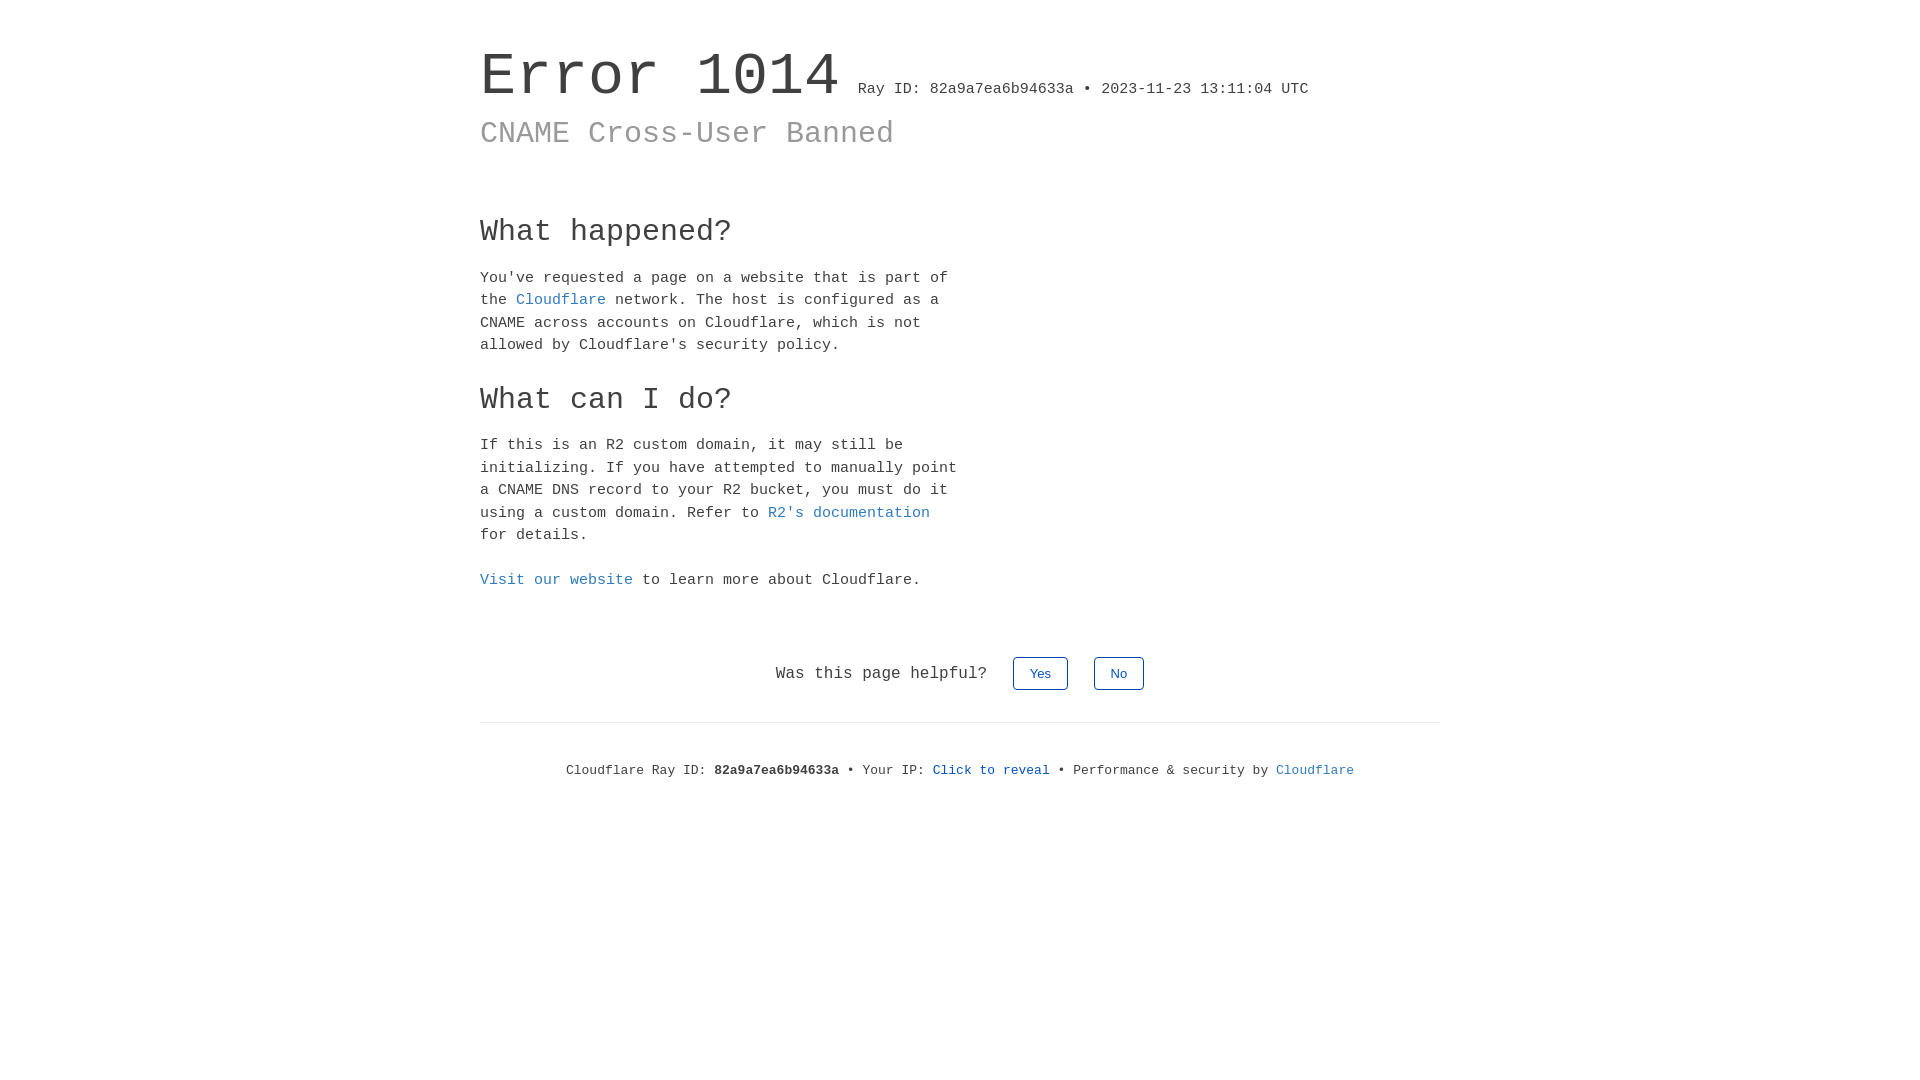  Describe the element at coordinates (849, 511) in the screenshot. I see `'R2's documentation'` at that location.